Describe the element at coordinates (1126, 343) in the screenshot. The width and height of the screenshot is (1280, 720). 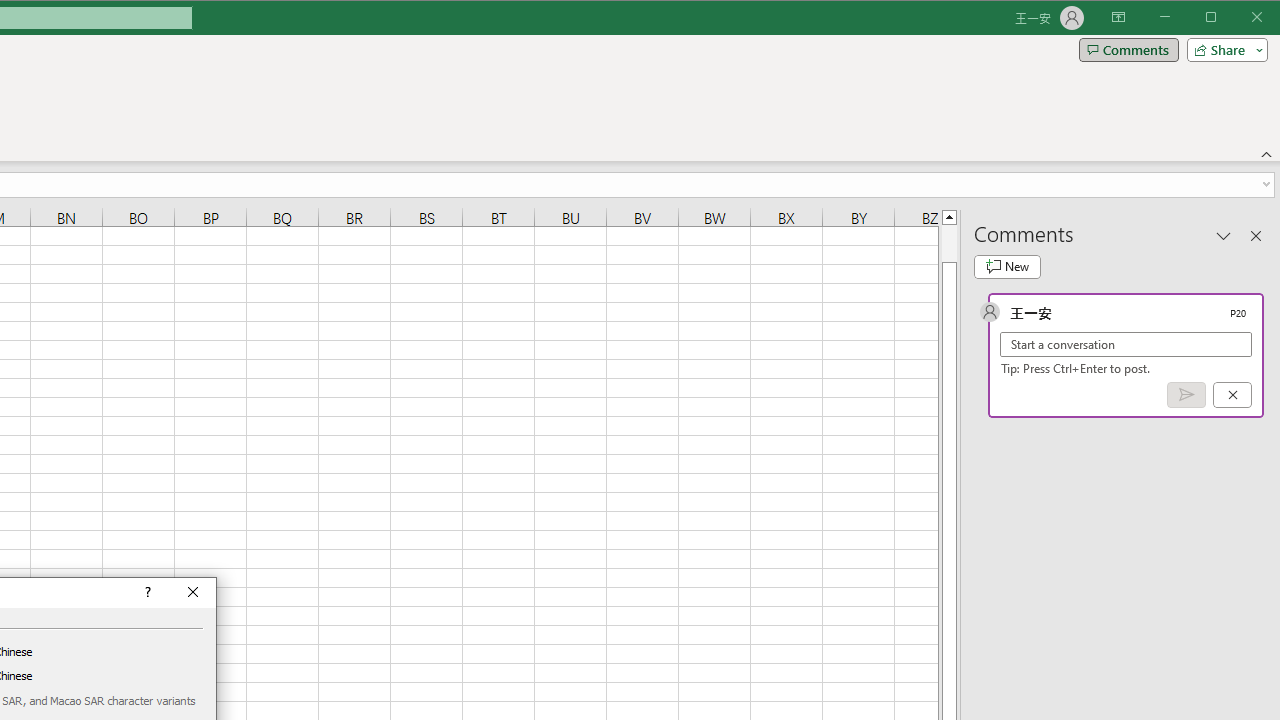
I see `'Start a conversation'` at that location.